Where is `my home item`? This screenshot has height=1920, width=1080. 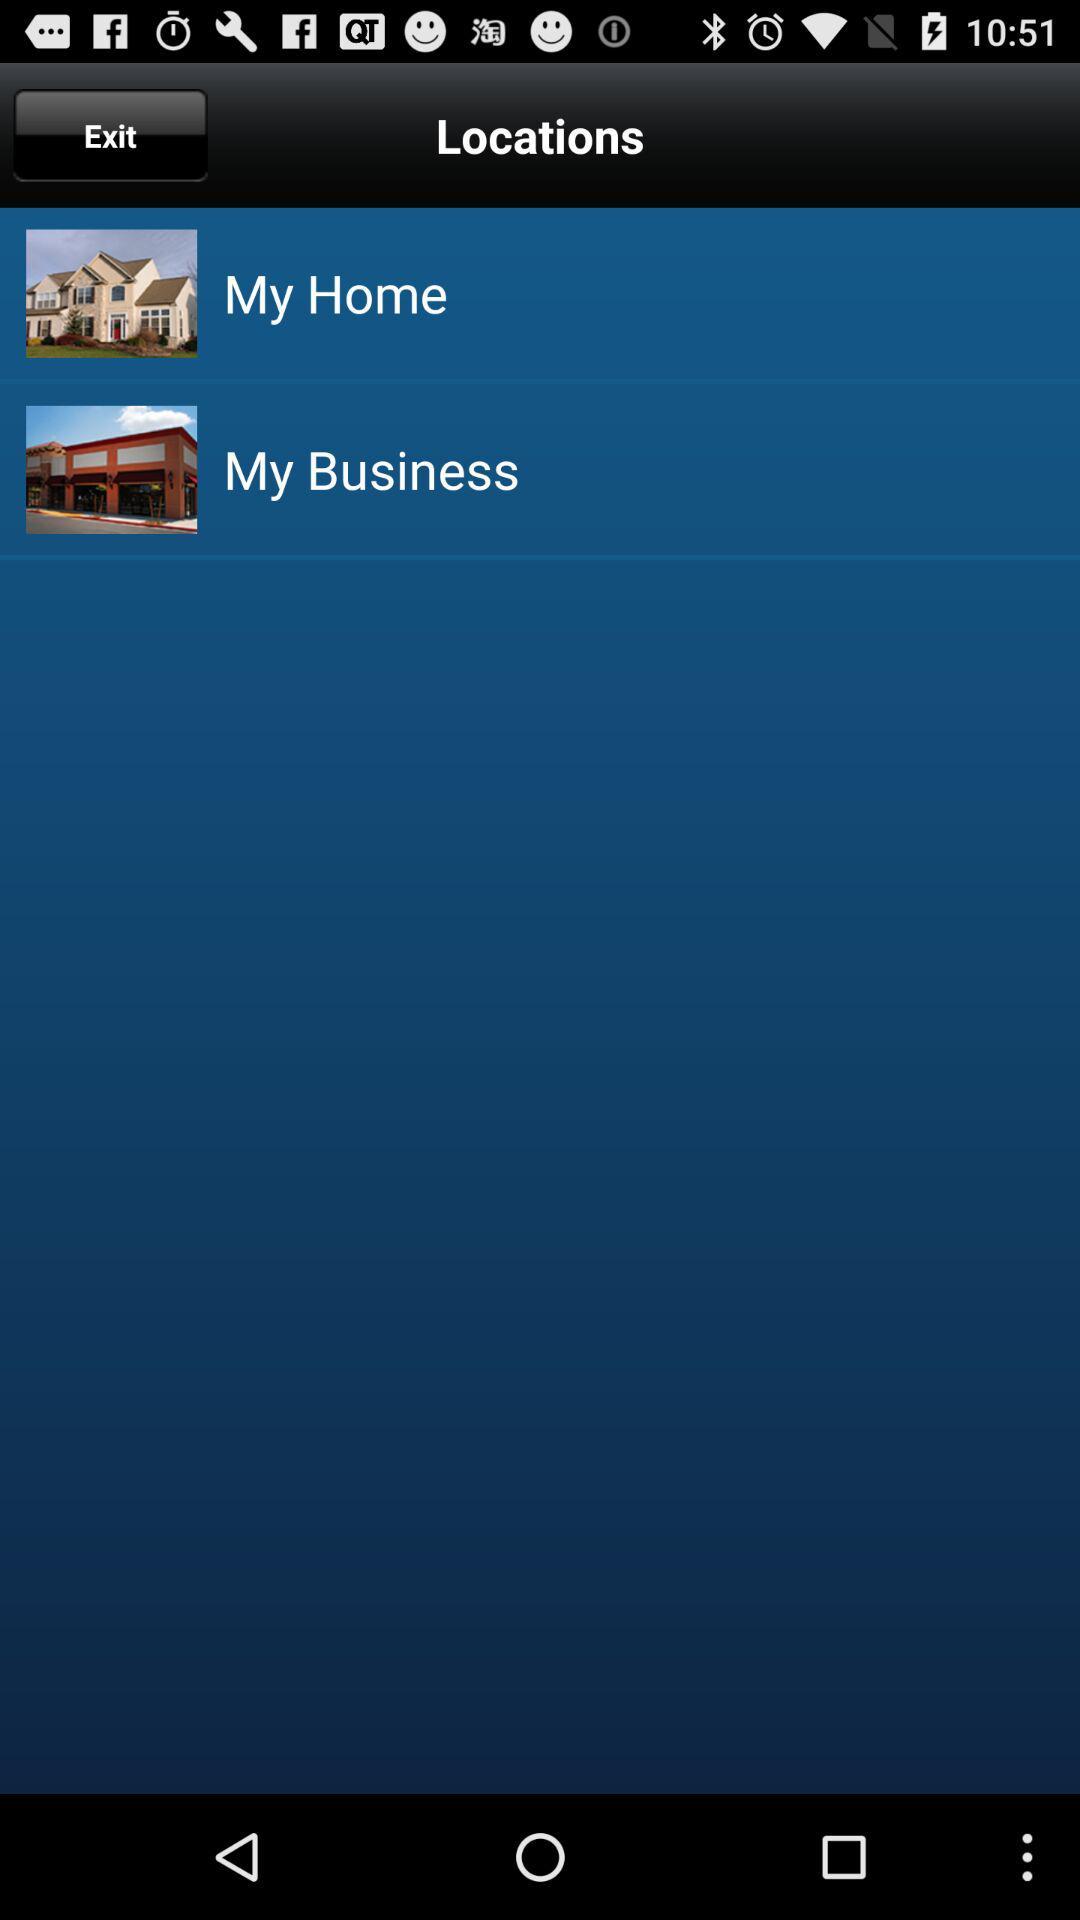 my home item is located at coordinates (334, 292).